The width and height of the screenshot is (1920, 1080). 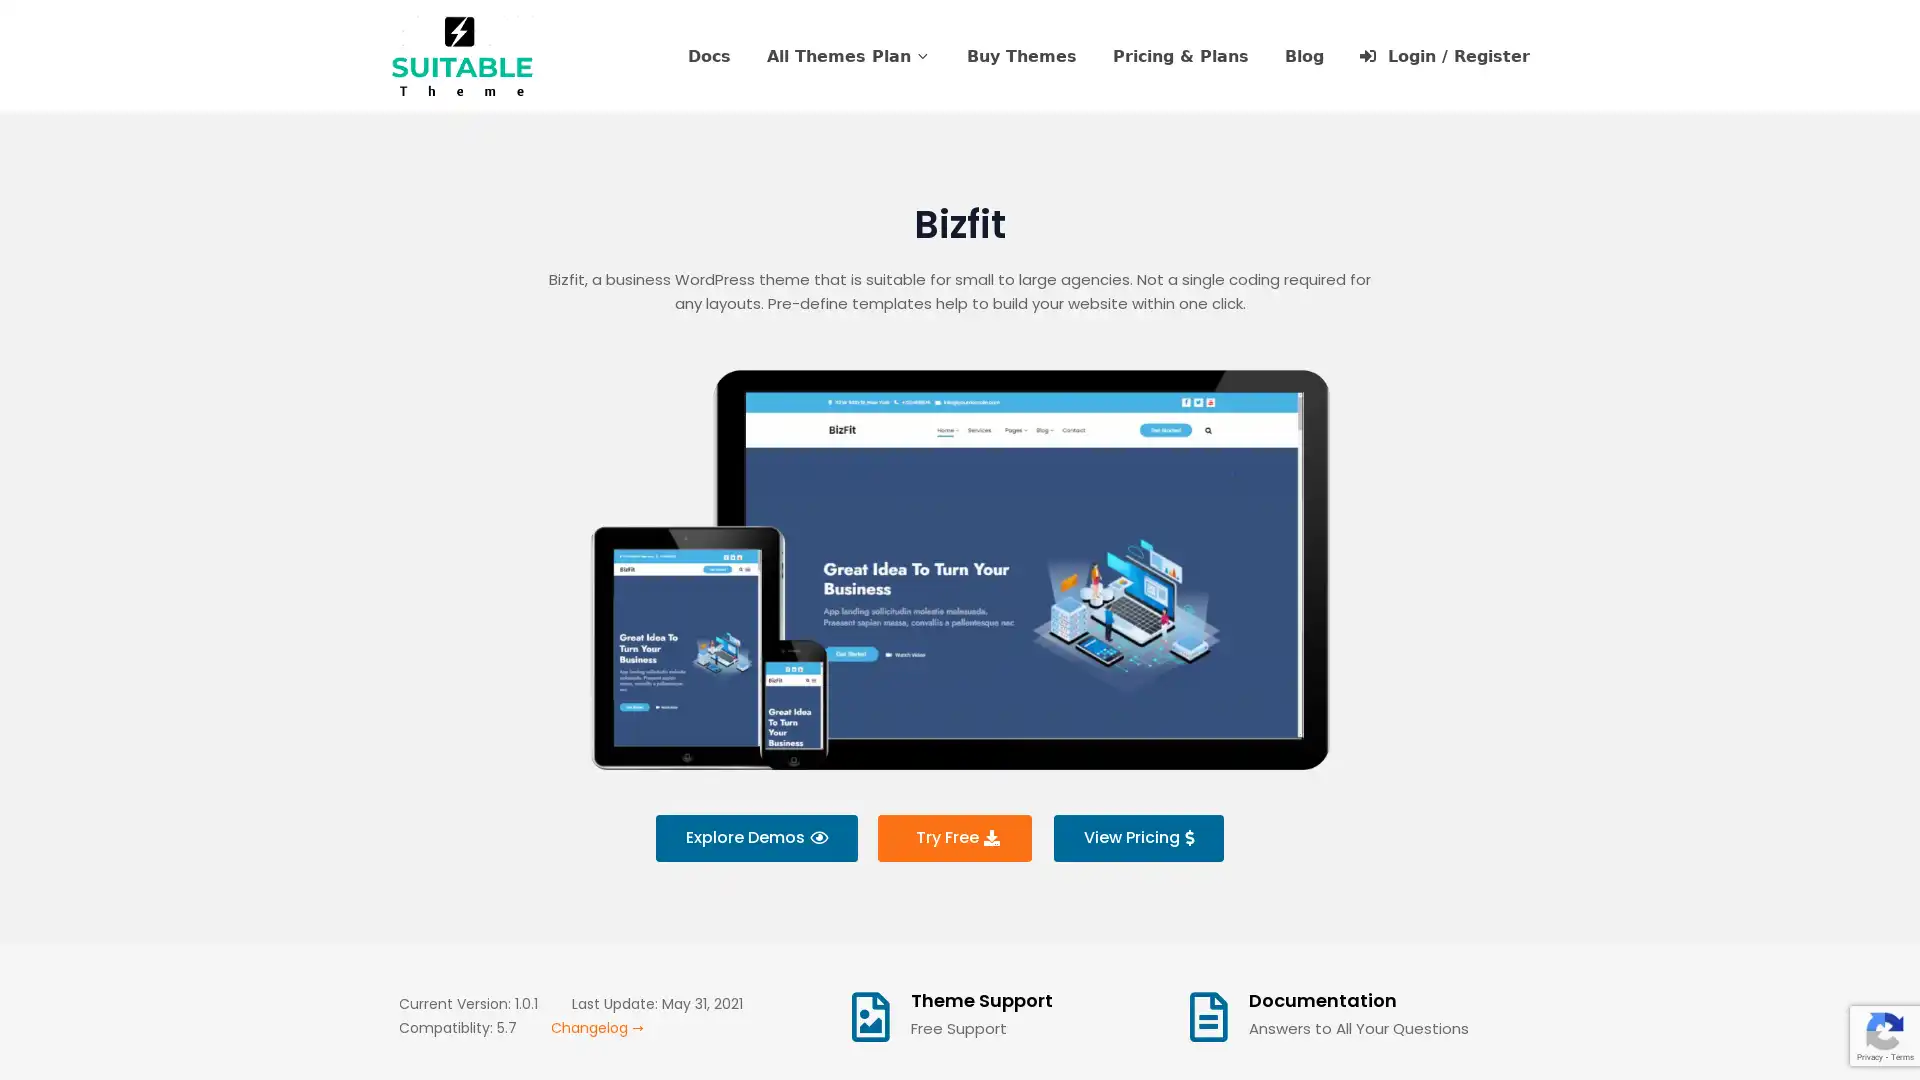 I want to click on Explore Demos, so click(x=754, y=837).